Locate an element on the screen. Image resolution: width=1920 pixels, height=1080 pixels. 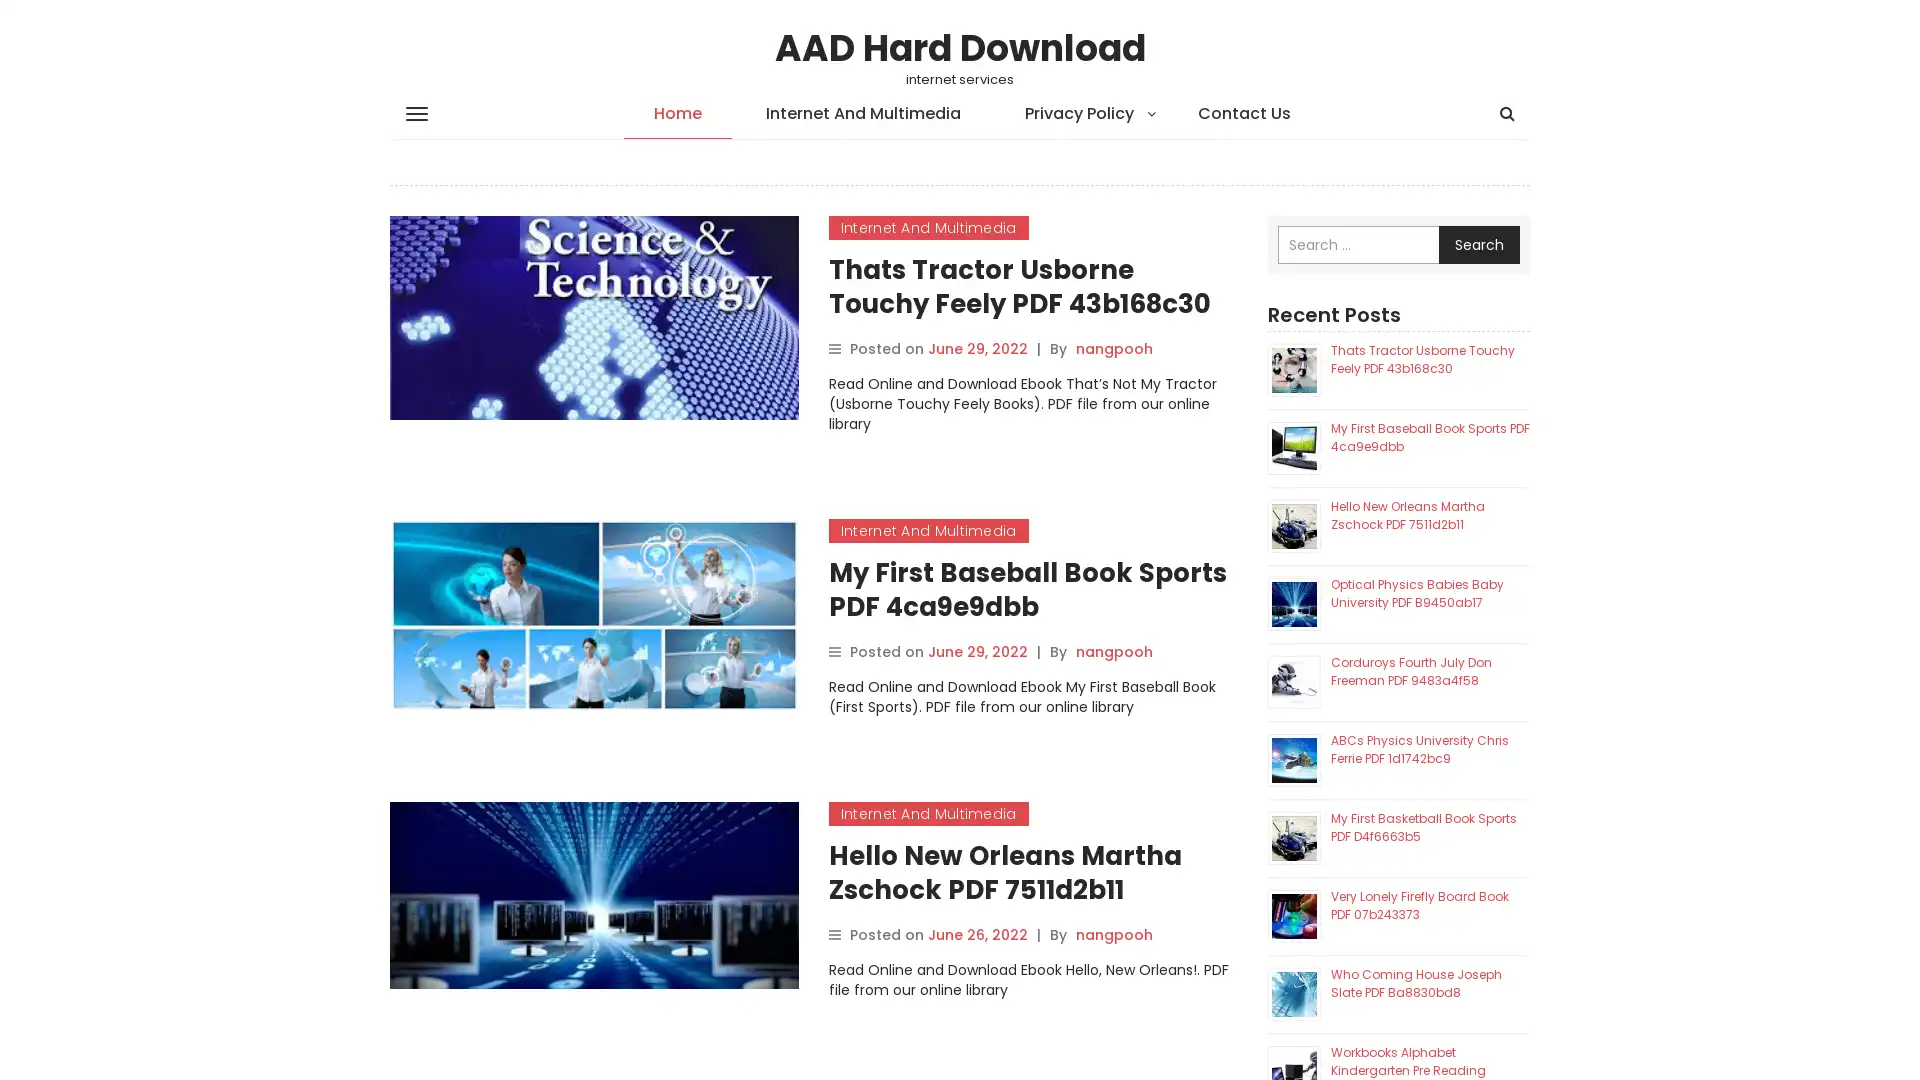
Search is located at coordinates (1479, 244).